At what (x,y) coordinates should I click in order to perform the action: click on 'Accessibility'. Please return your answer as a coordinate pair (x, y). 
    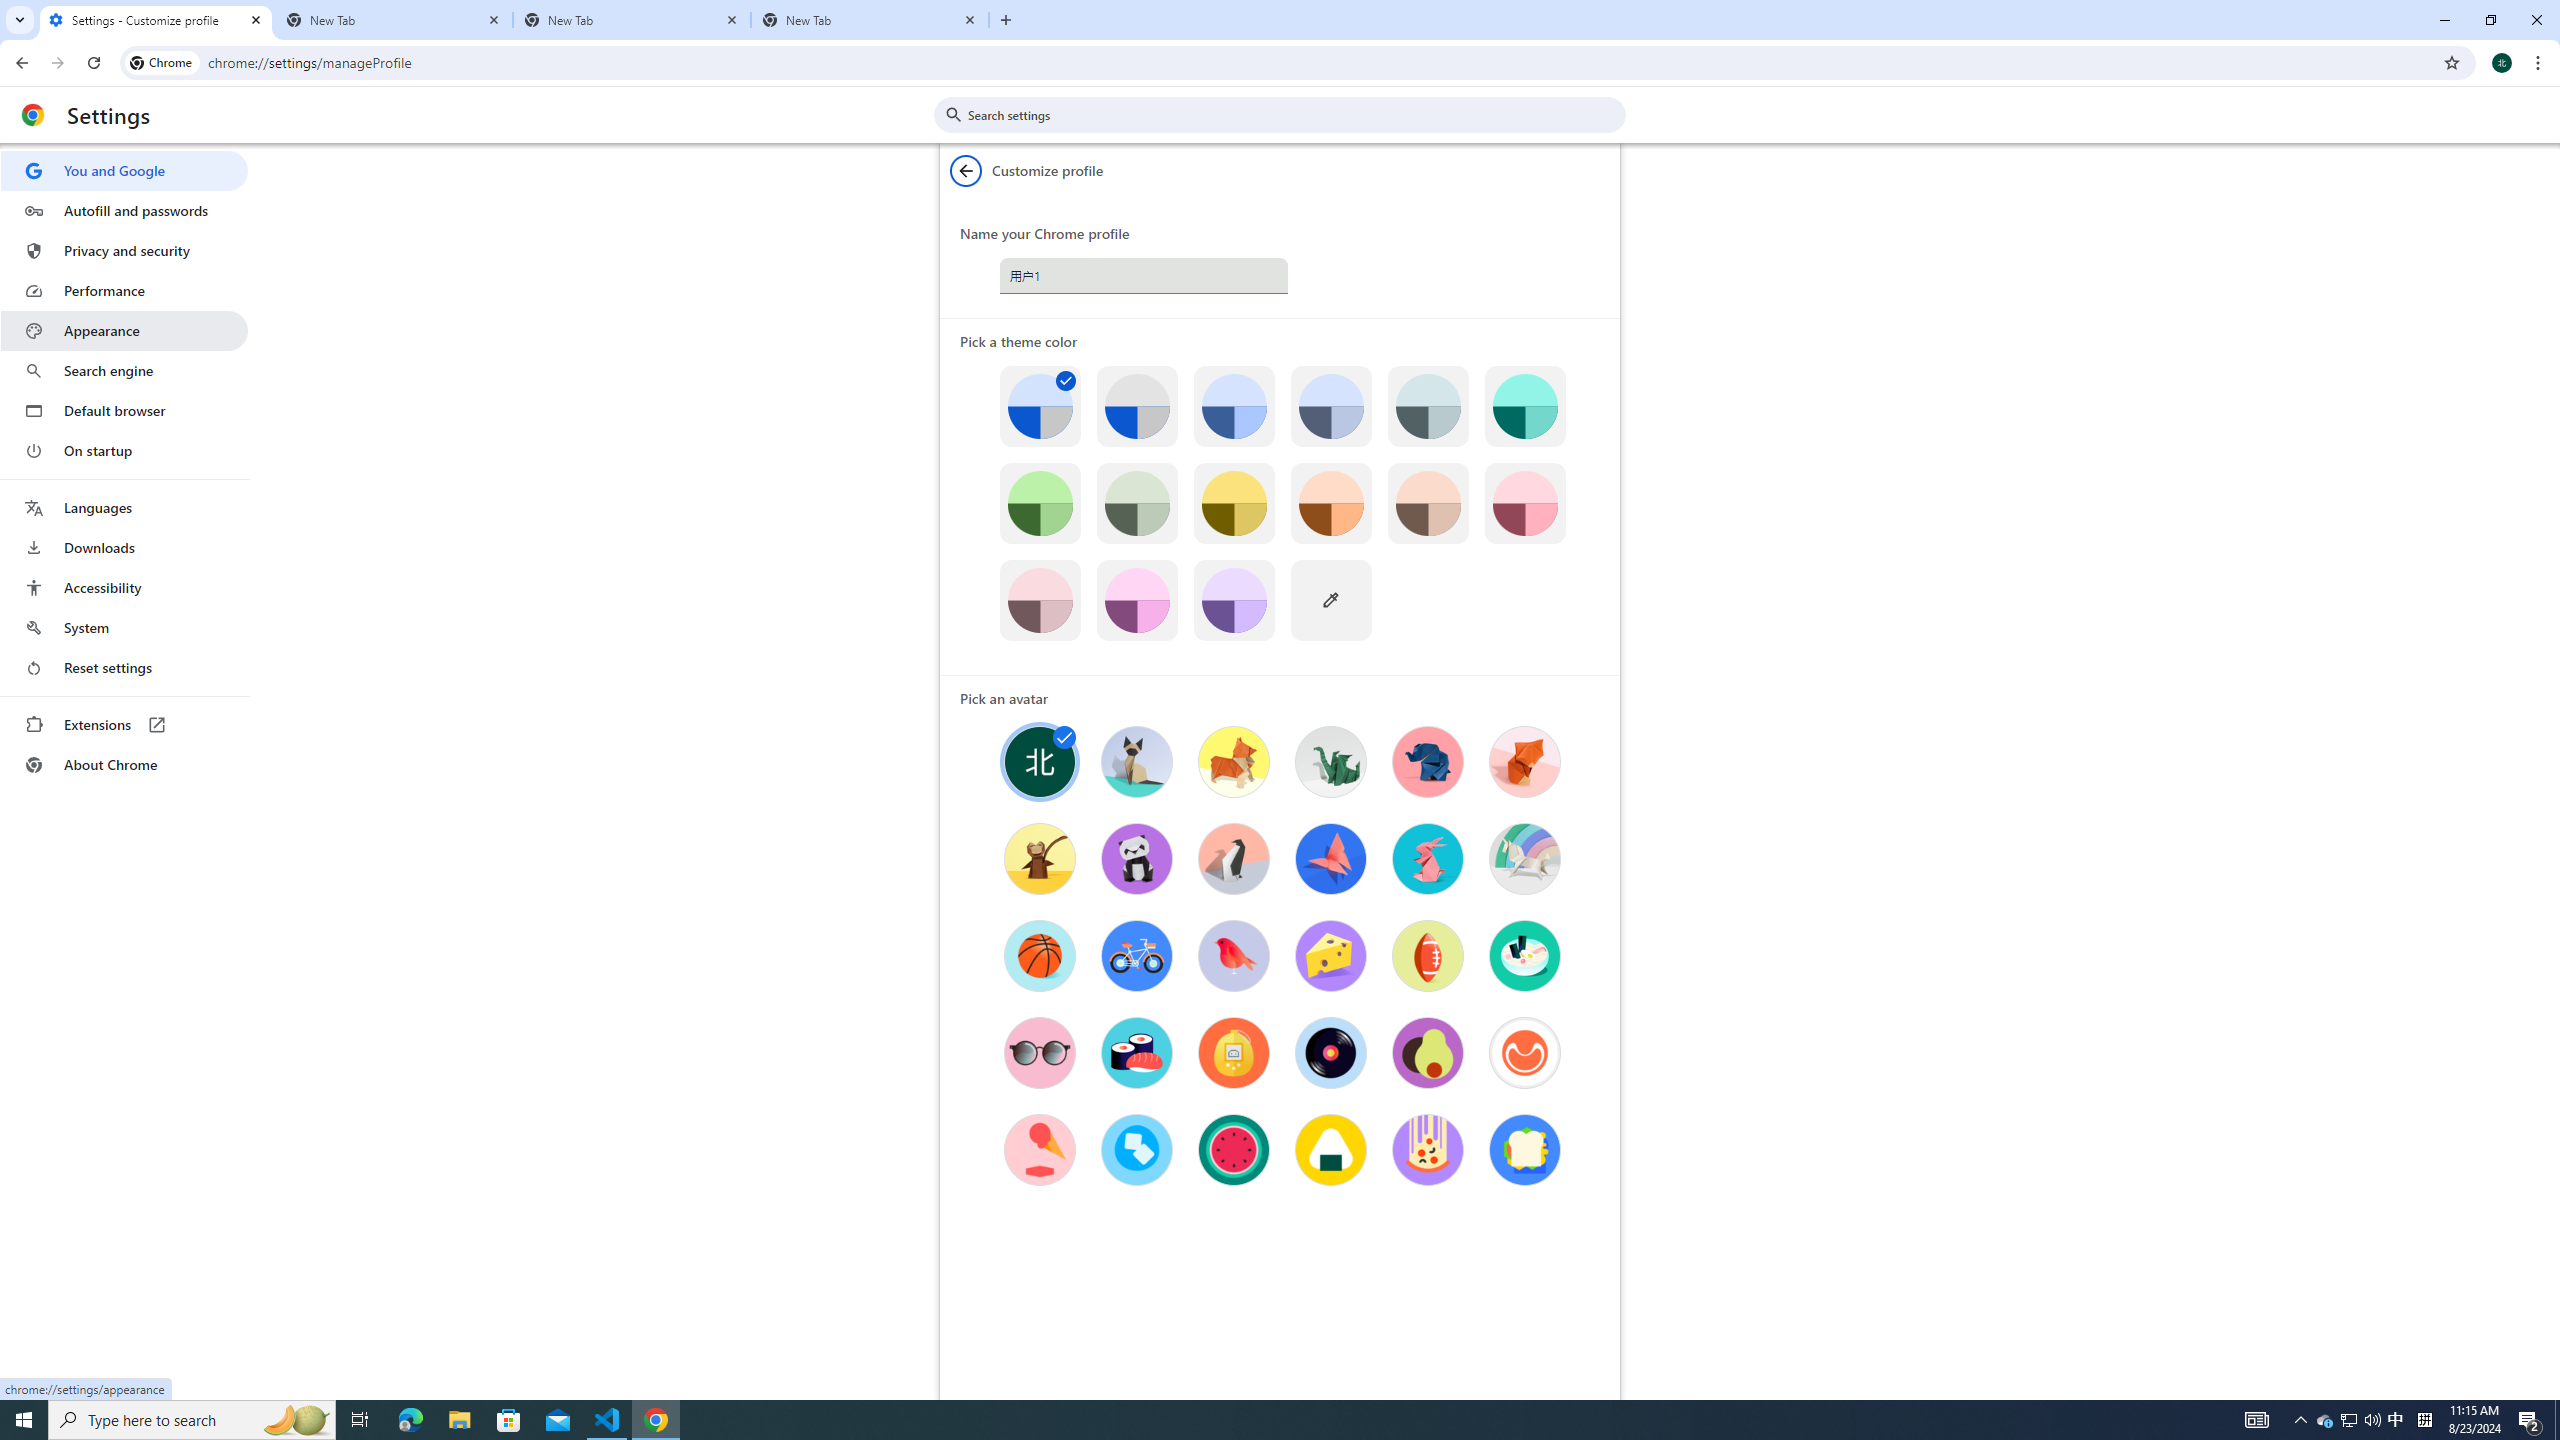
    Looking at the image, I should click on (123, 586).